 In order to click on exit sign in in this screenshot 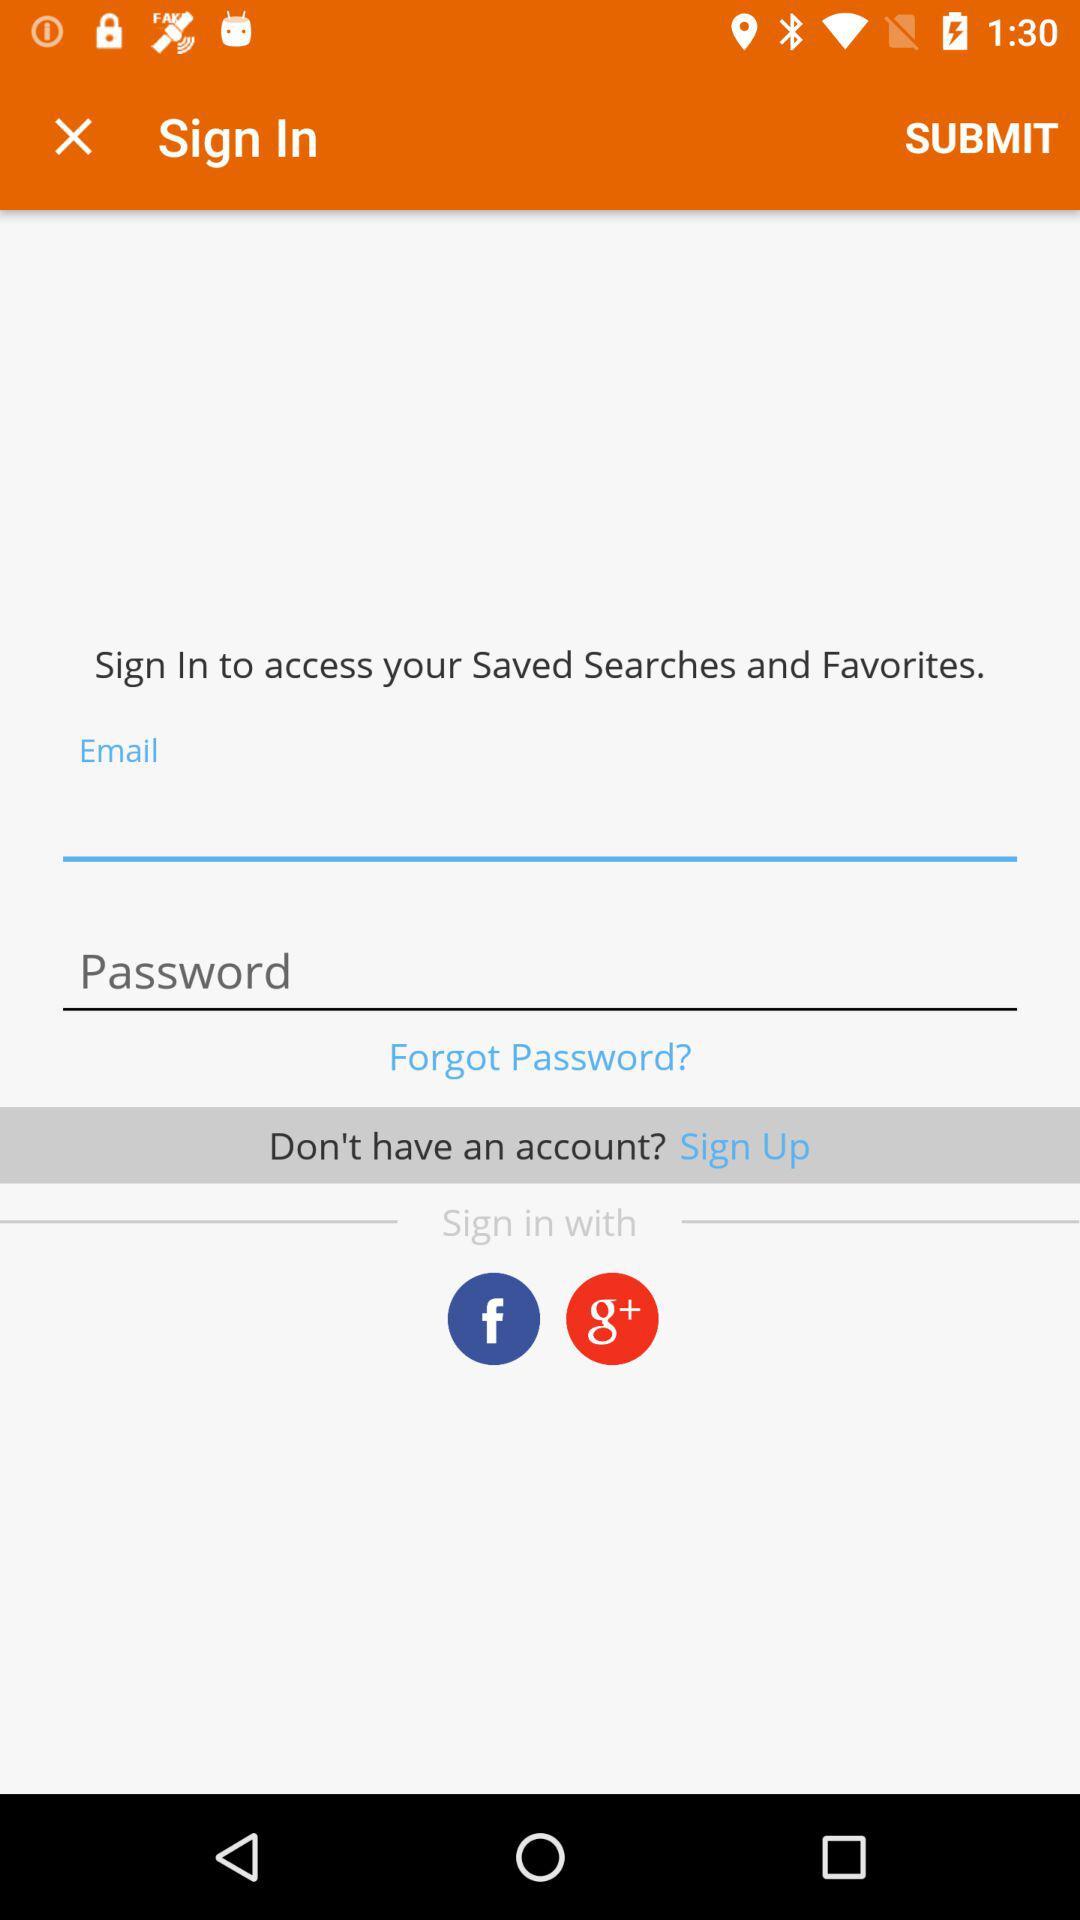, I will do `click(72, 135)`.